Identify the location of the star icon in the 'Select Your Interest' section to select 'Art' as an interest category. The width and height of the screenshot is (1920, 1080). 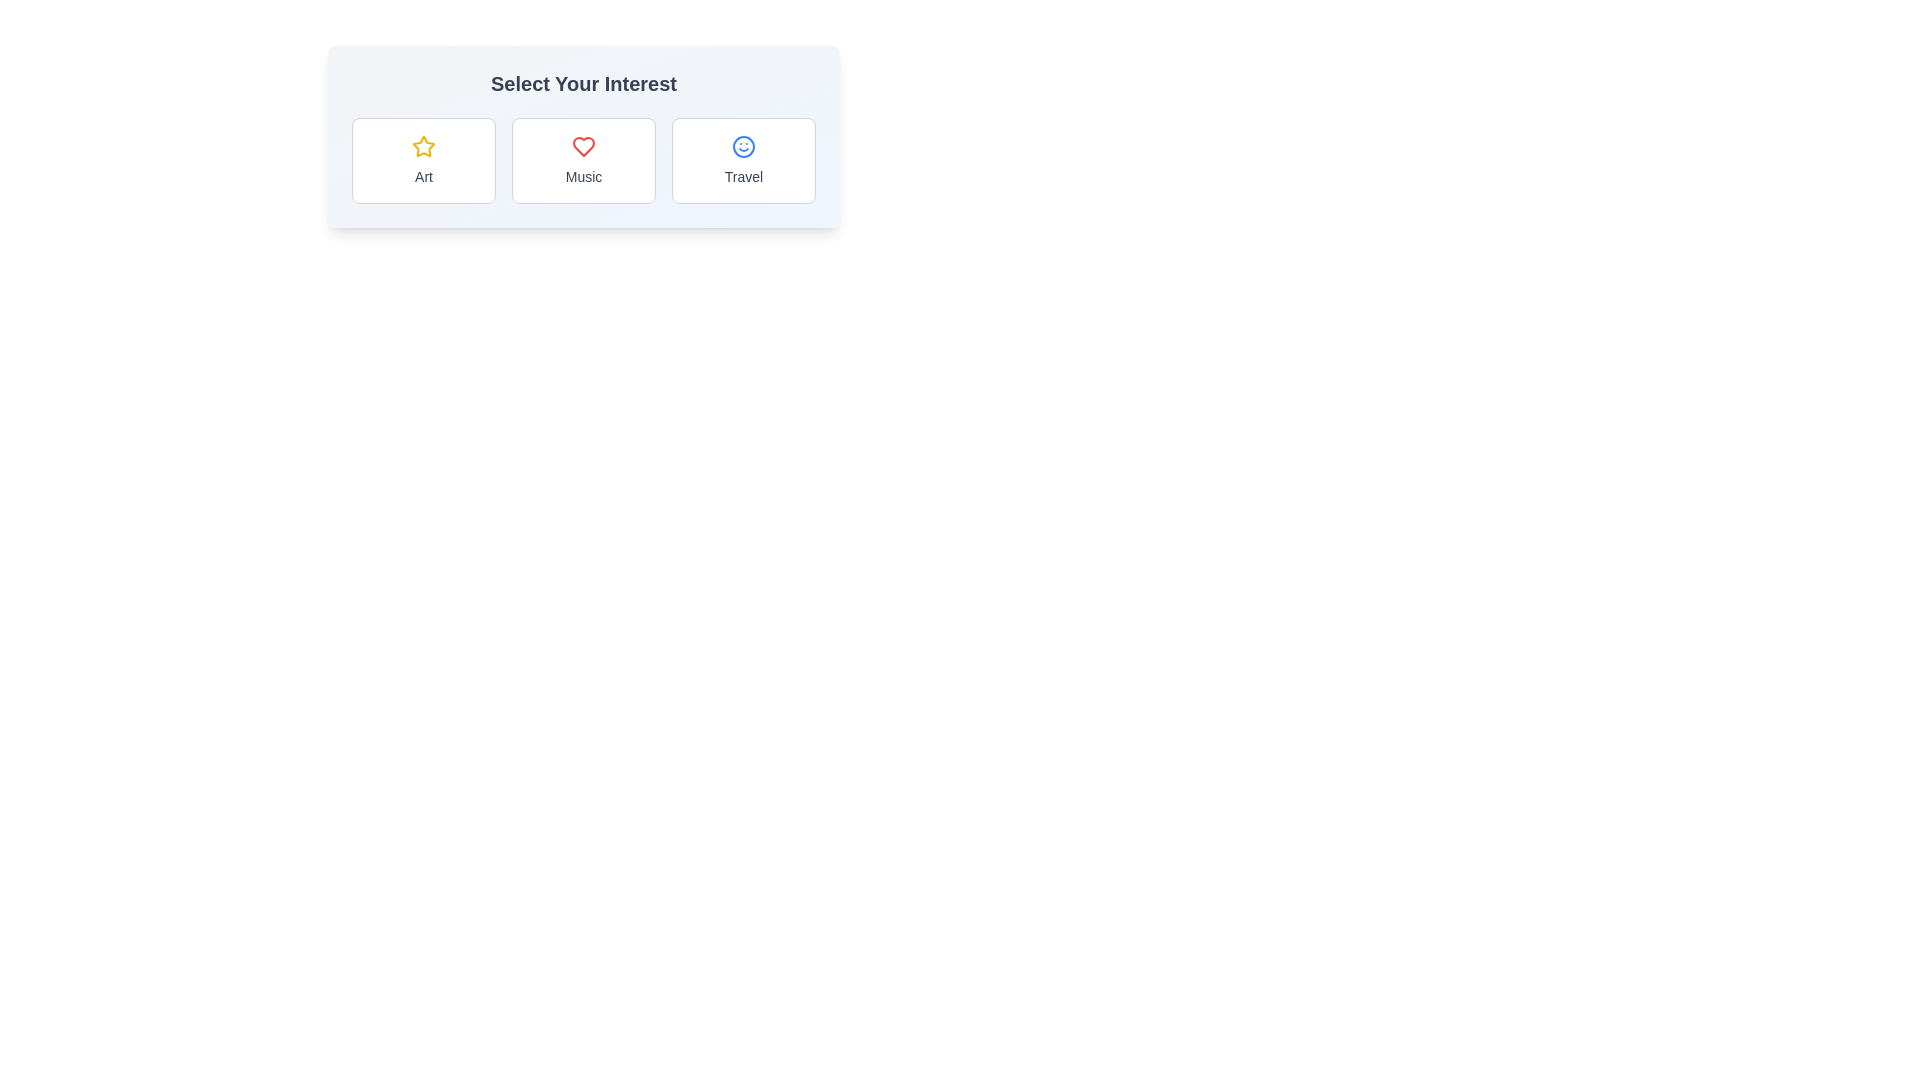
(422, 145).